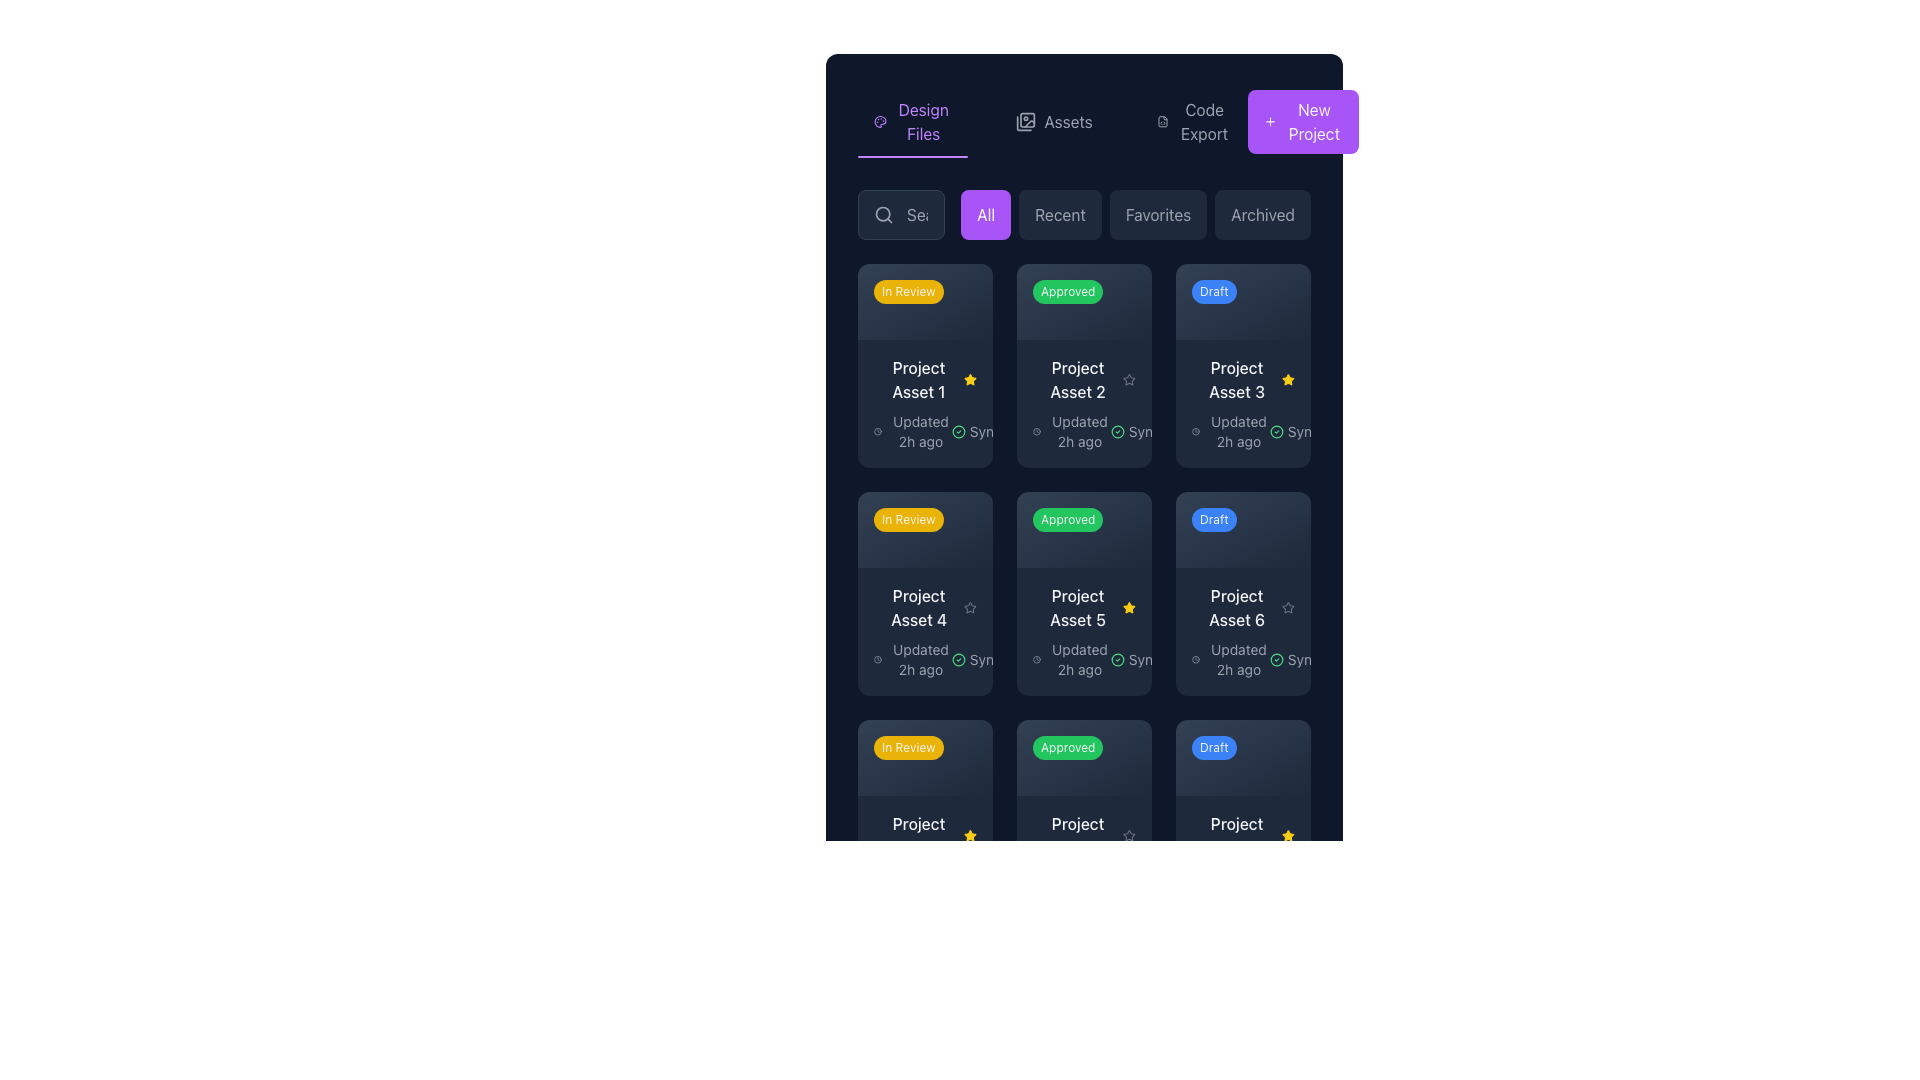  I want to click on the text display with the message 'Updated 2h ago' and a small clock icon on its left, located in the lower-left section of the 'Project Asset 5' card, so click(1070, 659).